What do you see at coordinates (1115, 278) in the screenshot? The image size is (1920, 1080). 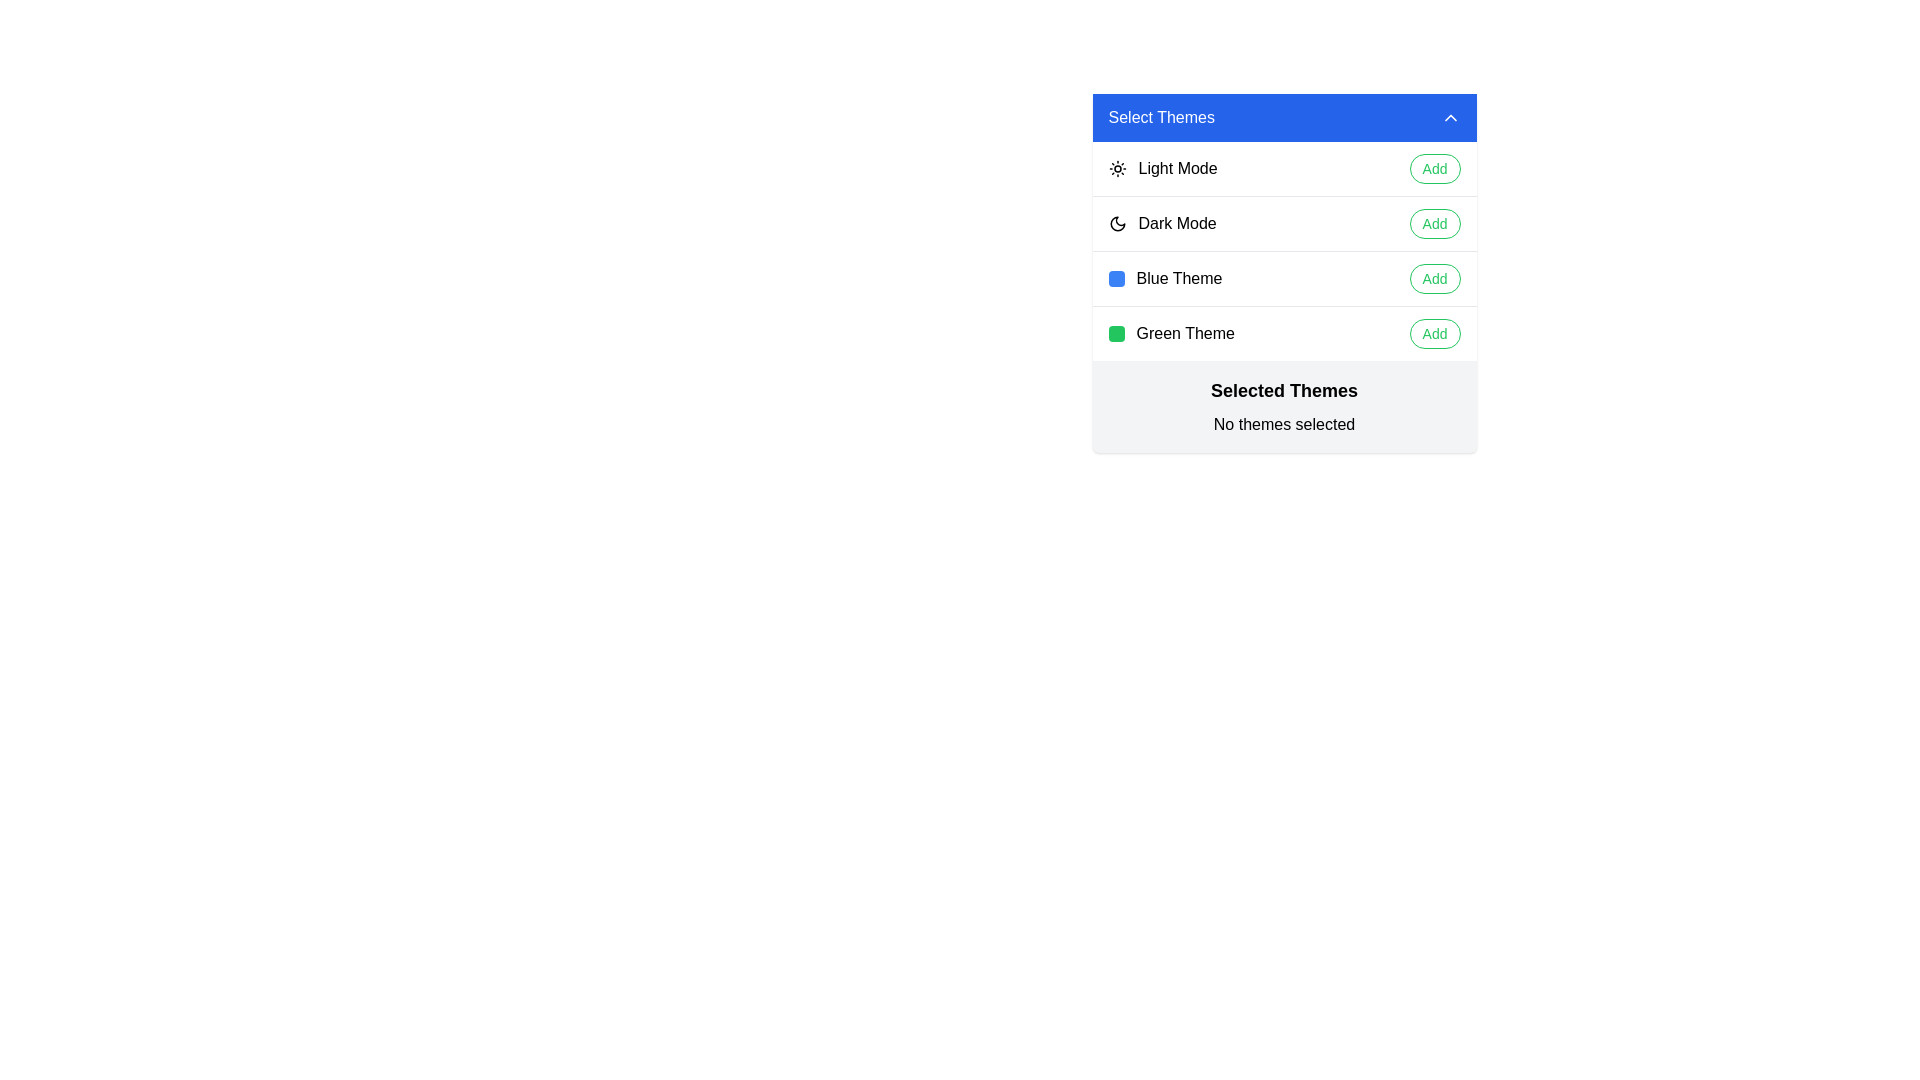 I see `the small blue circular icon located to the left of the text 'Blue Theme' in the selectable themes list` at bounding box center [1115, 278].